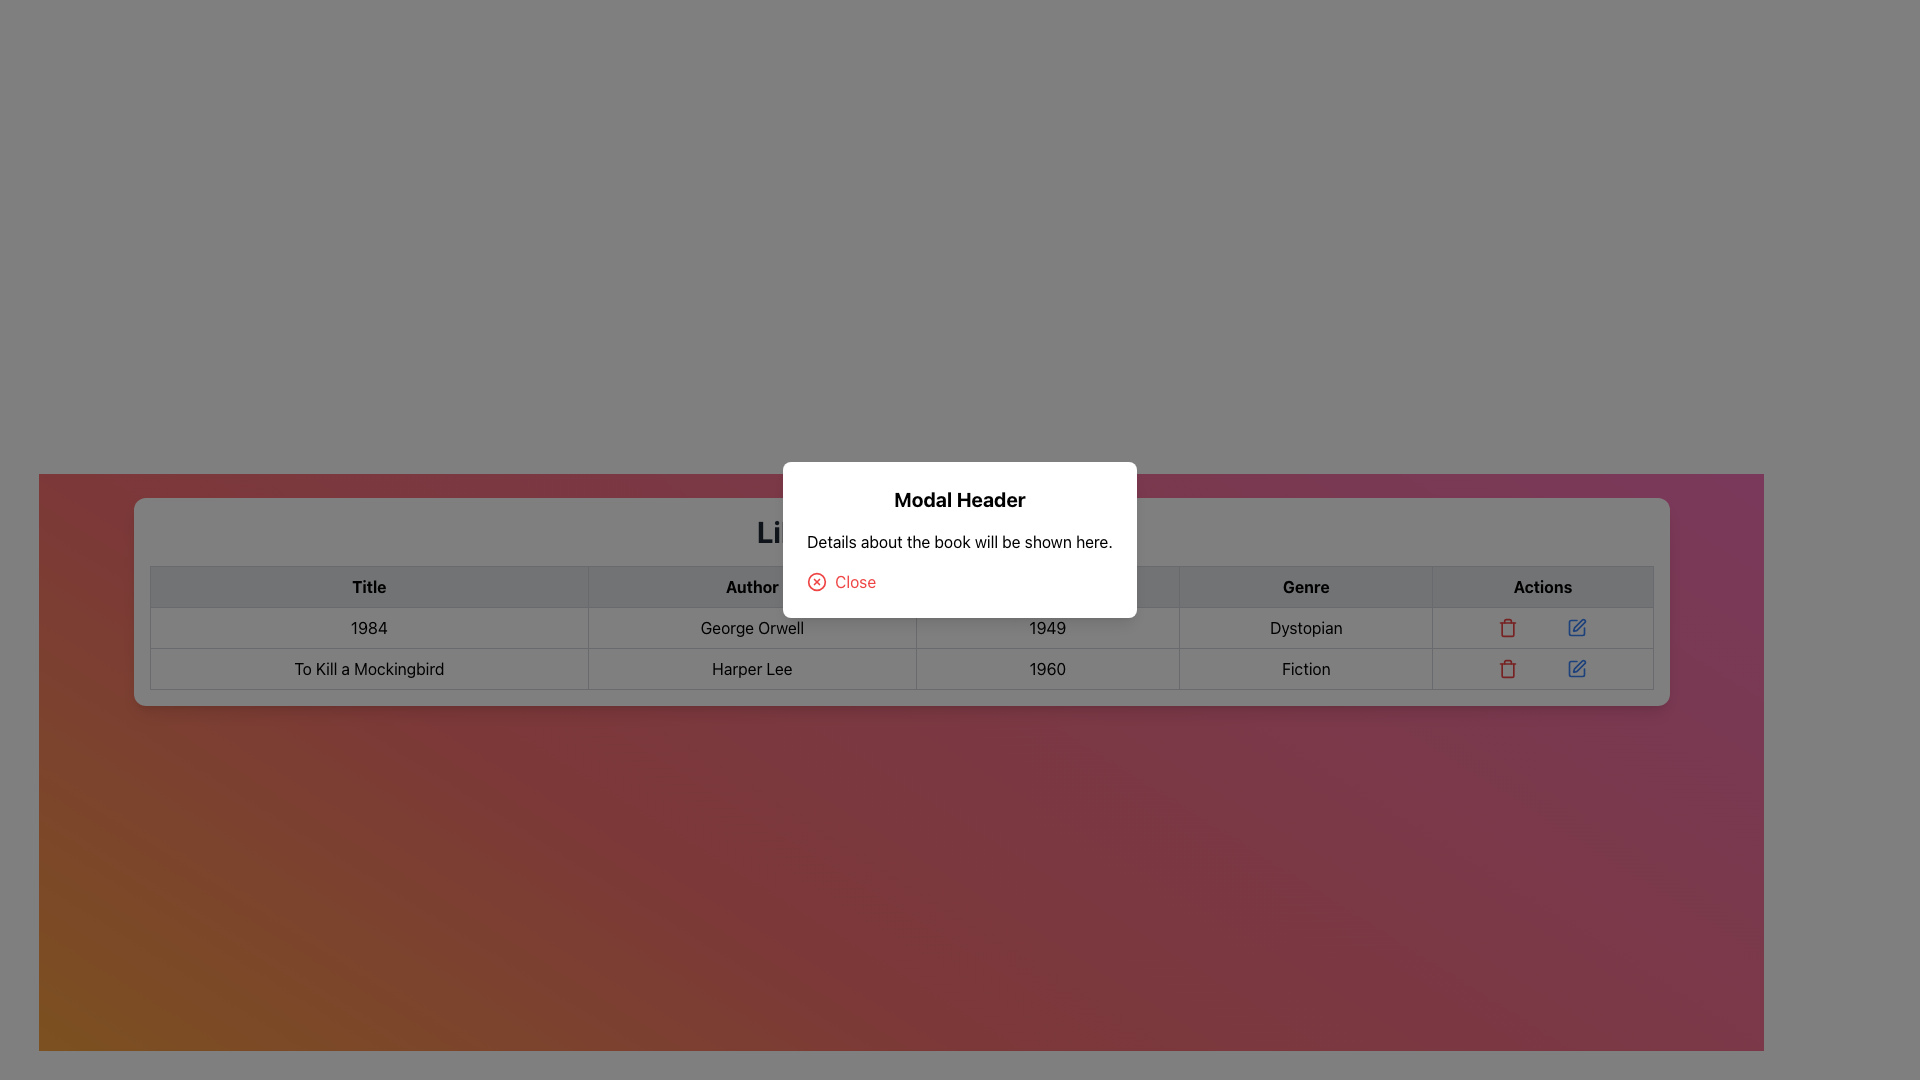  What do you see at coordinates (751, 668) in the screenshot?
I see `the text cell displaying the author's name 'Harper Lee' in the 'Author' column of the table for 'To Kill a Mockingbird'` at bounding box center [751, 668].